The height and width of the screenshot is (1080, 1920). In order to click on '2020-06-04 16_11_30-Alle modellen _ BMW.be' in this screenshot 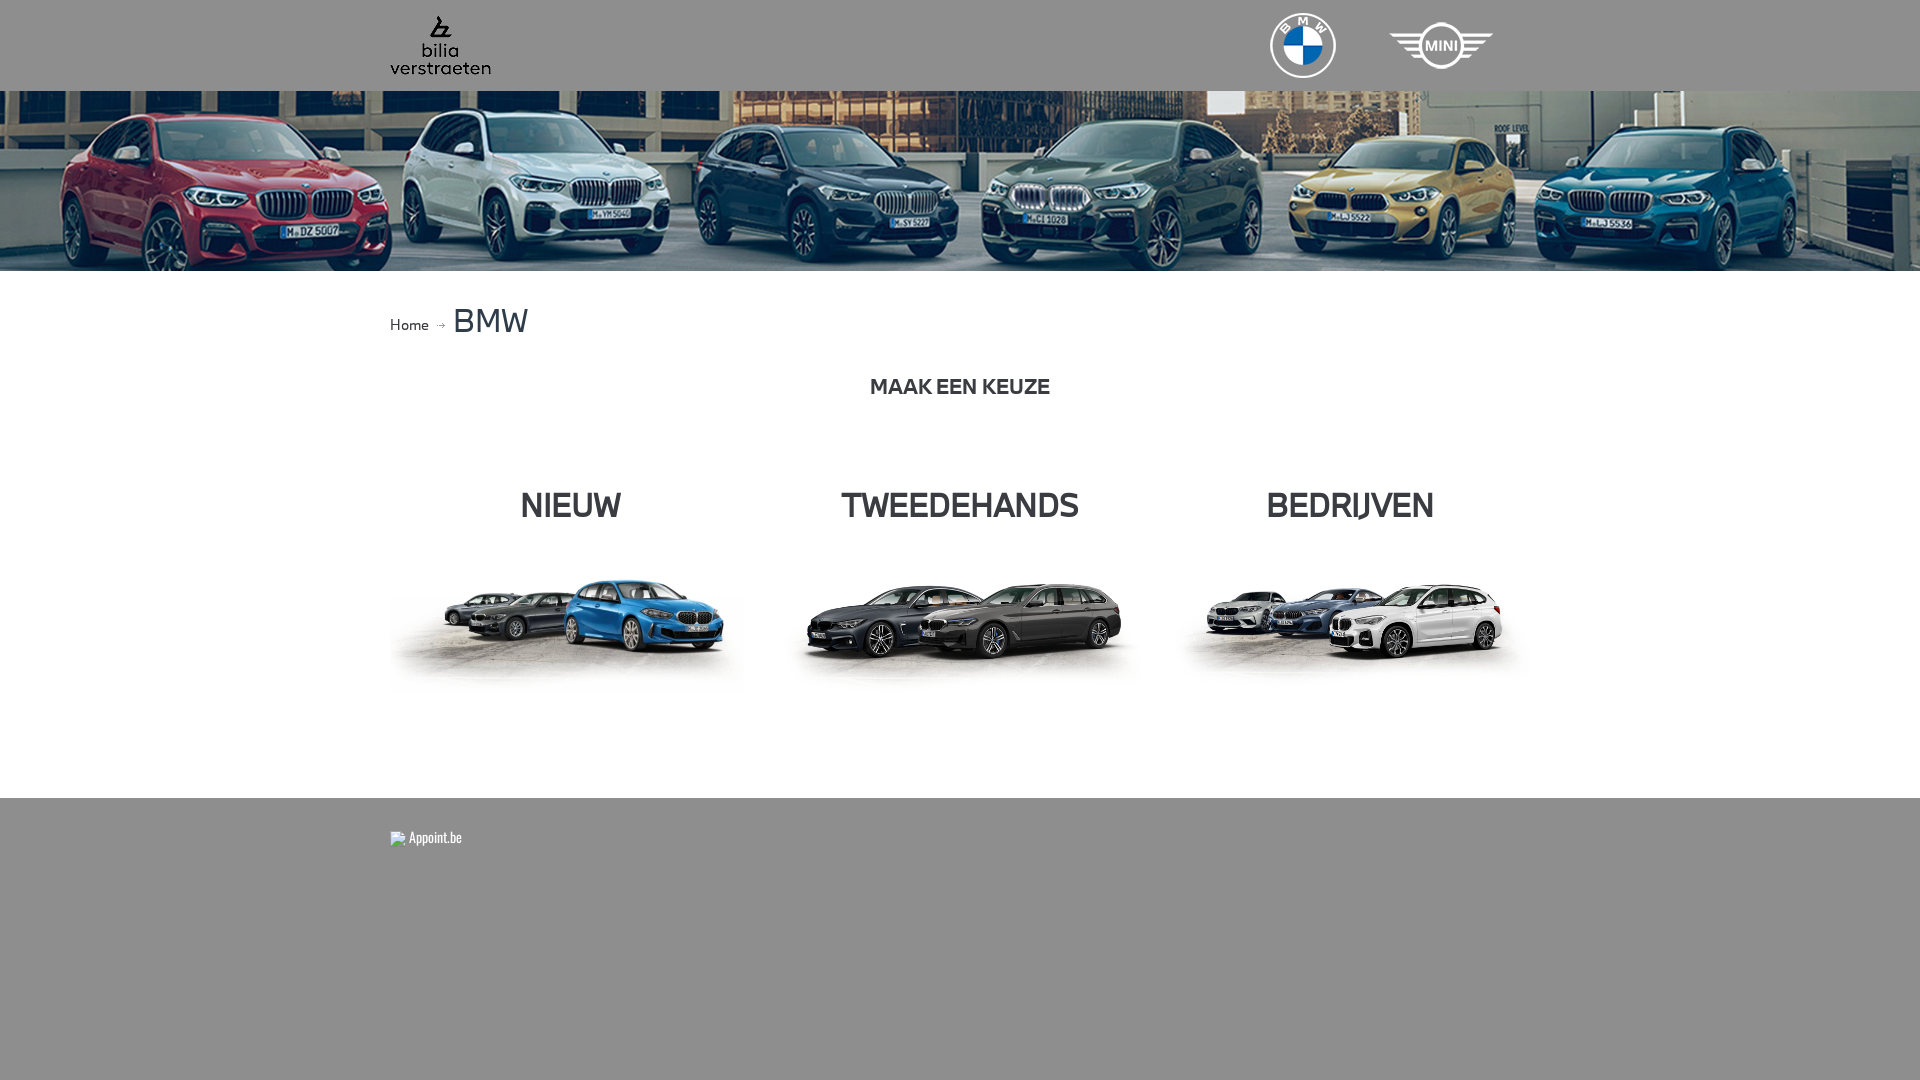, I will do `click(569, 616)`.